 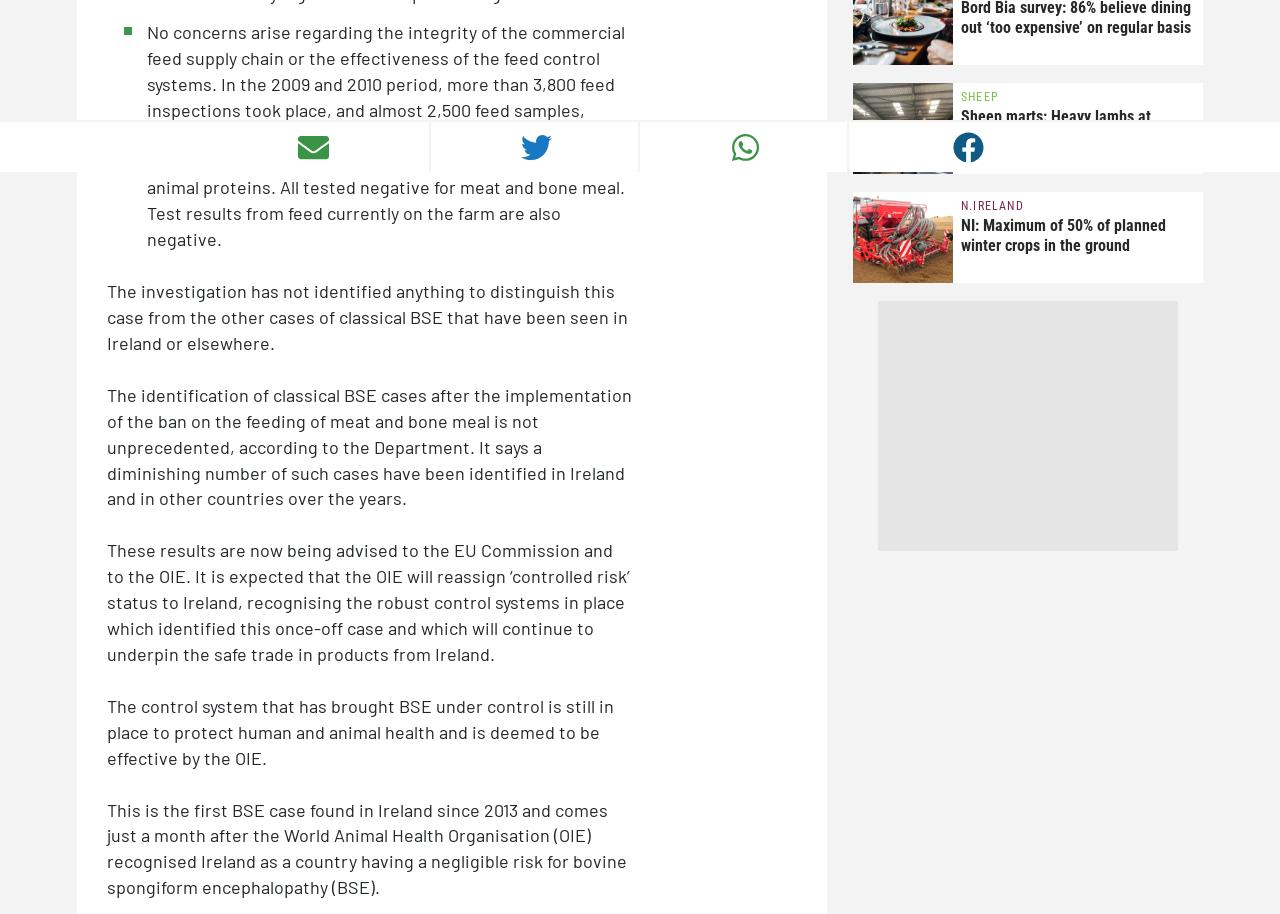 I want to click on 'Sheep marts: Heavy lambs at Blessington Mart up €5/head', so click(x=961, y=126).